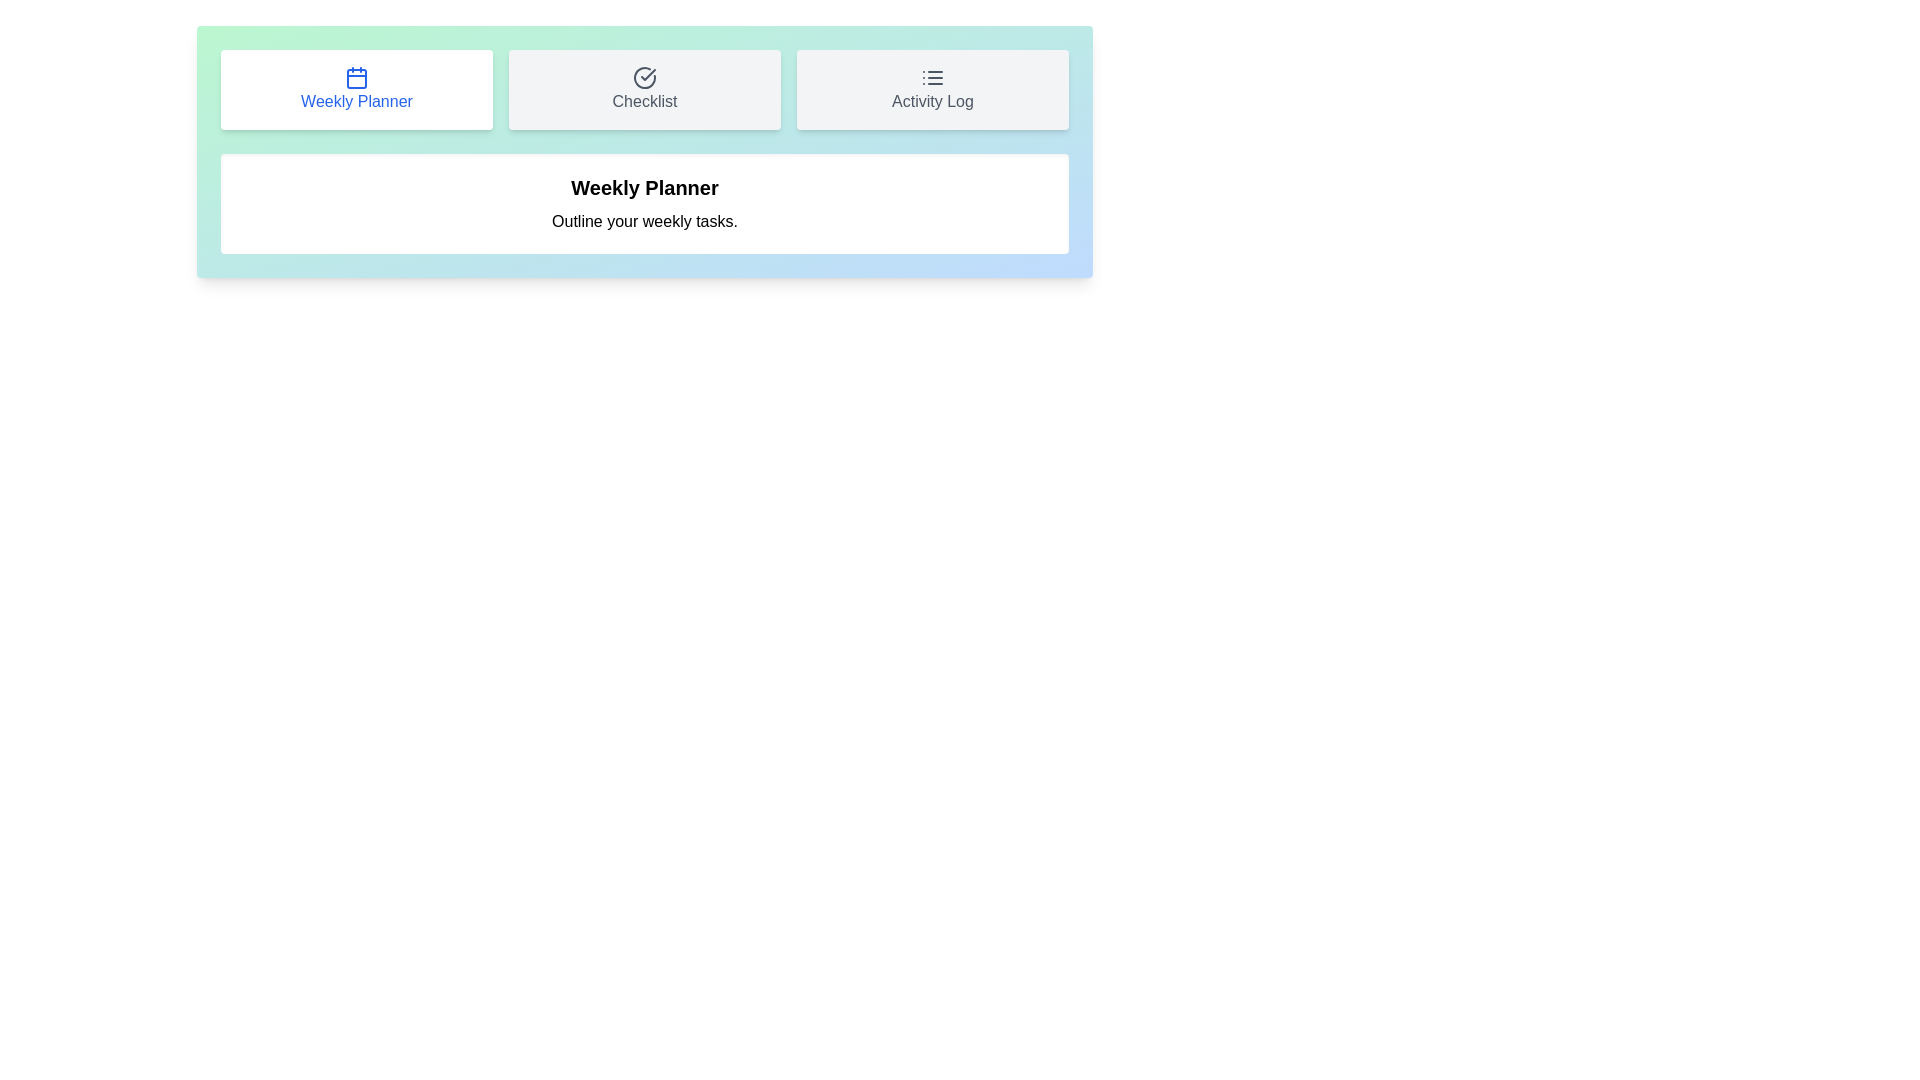 The width and height of the screenshot is (1920, 1080). I want to click on the tab button corresponding to Weekly Planner to switch to that tab, so click(356, 88).